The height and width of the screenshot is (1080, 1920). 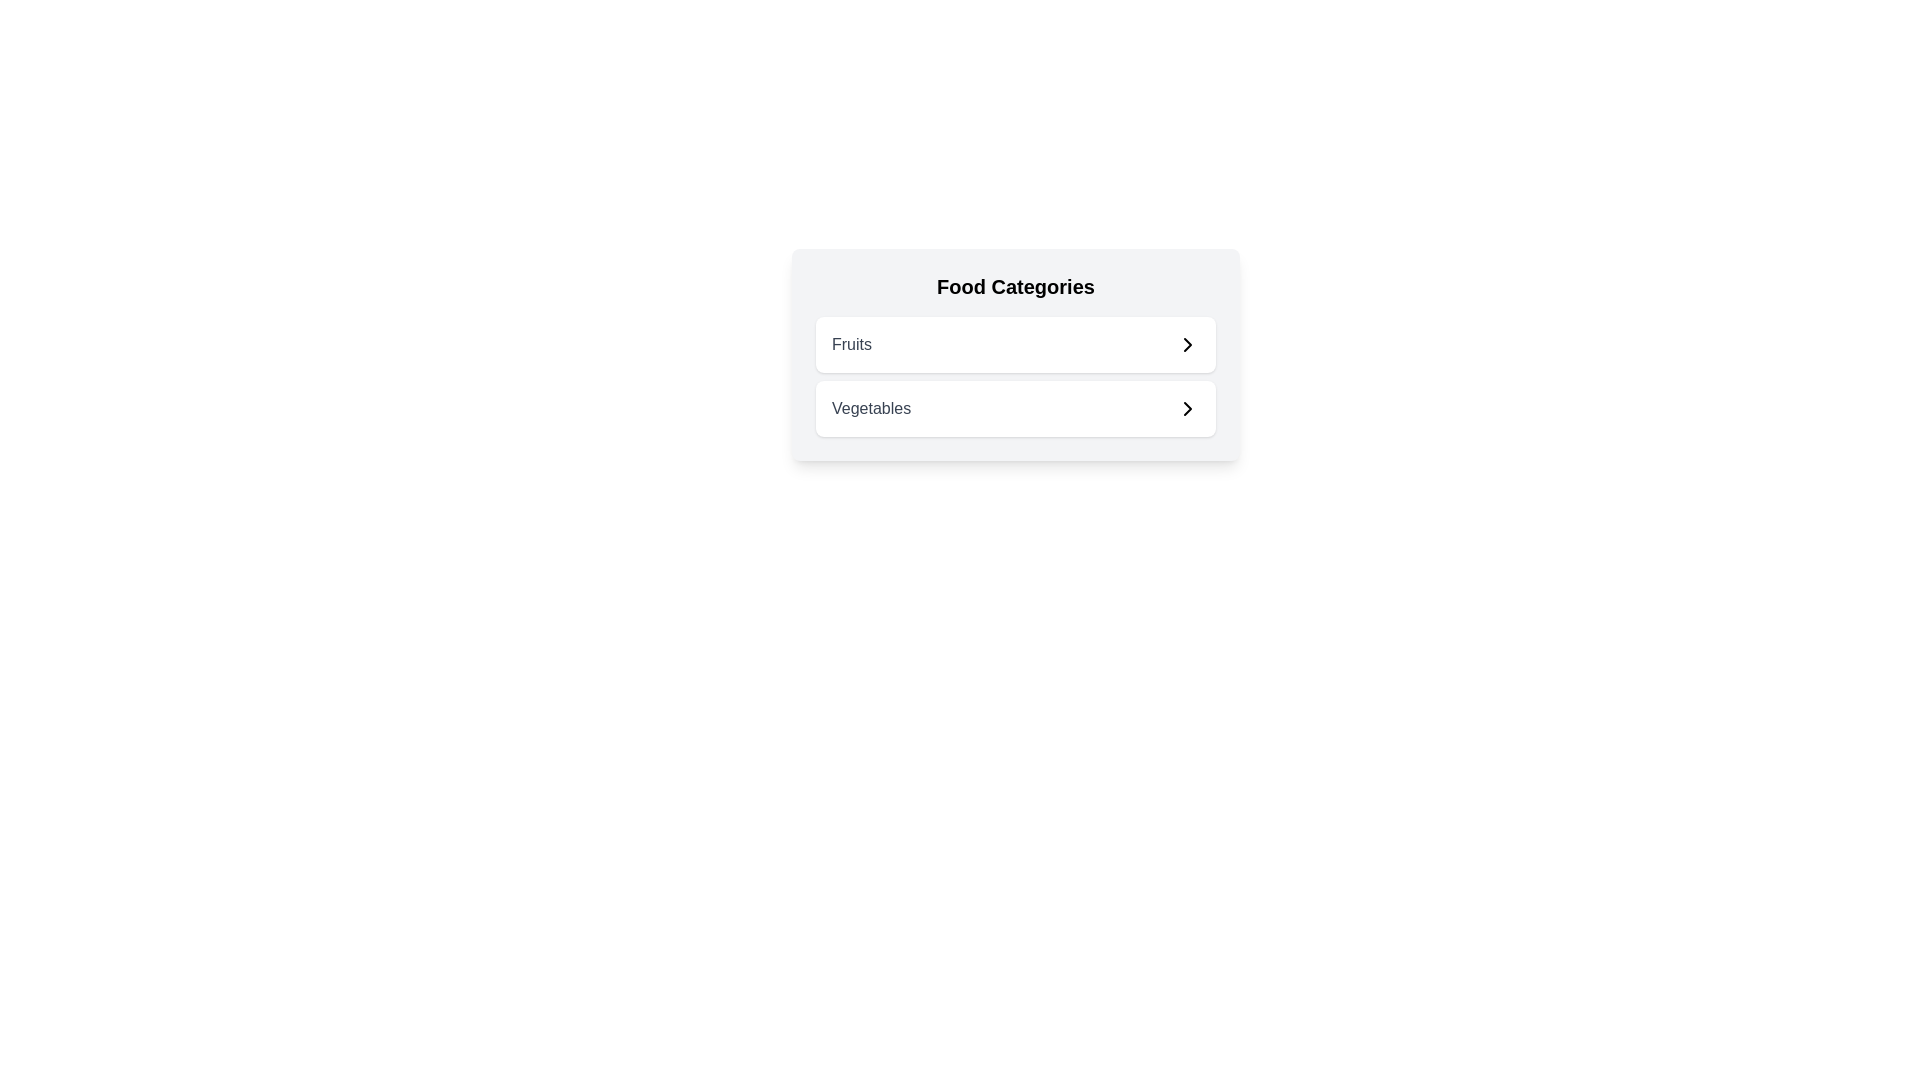 What do you see at coordinates (1016, 407) in the screenshot?
I see `the 'Vegetables' button located below the 'Fruits' option in the 'Food Categories' section` at bounding box center [1016, 407].